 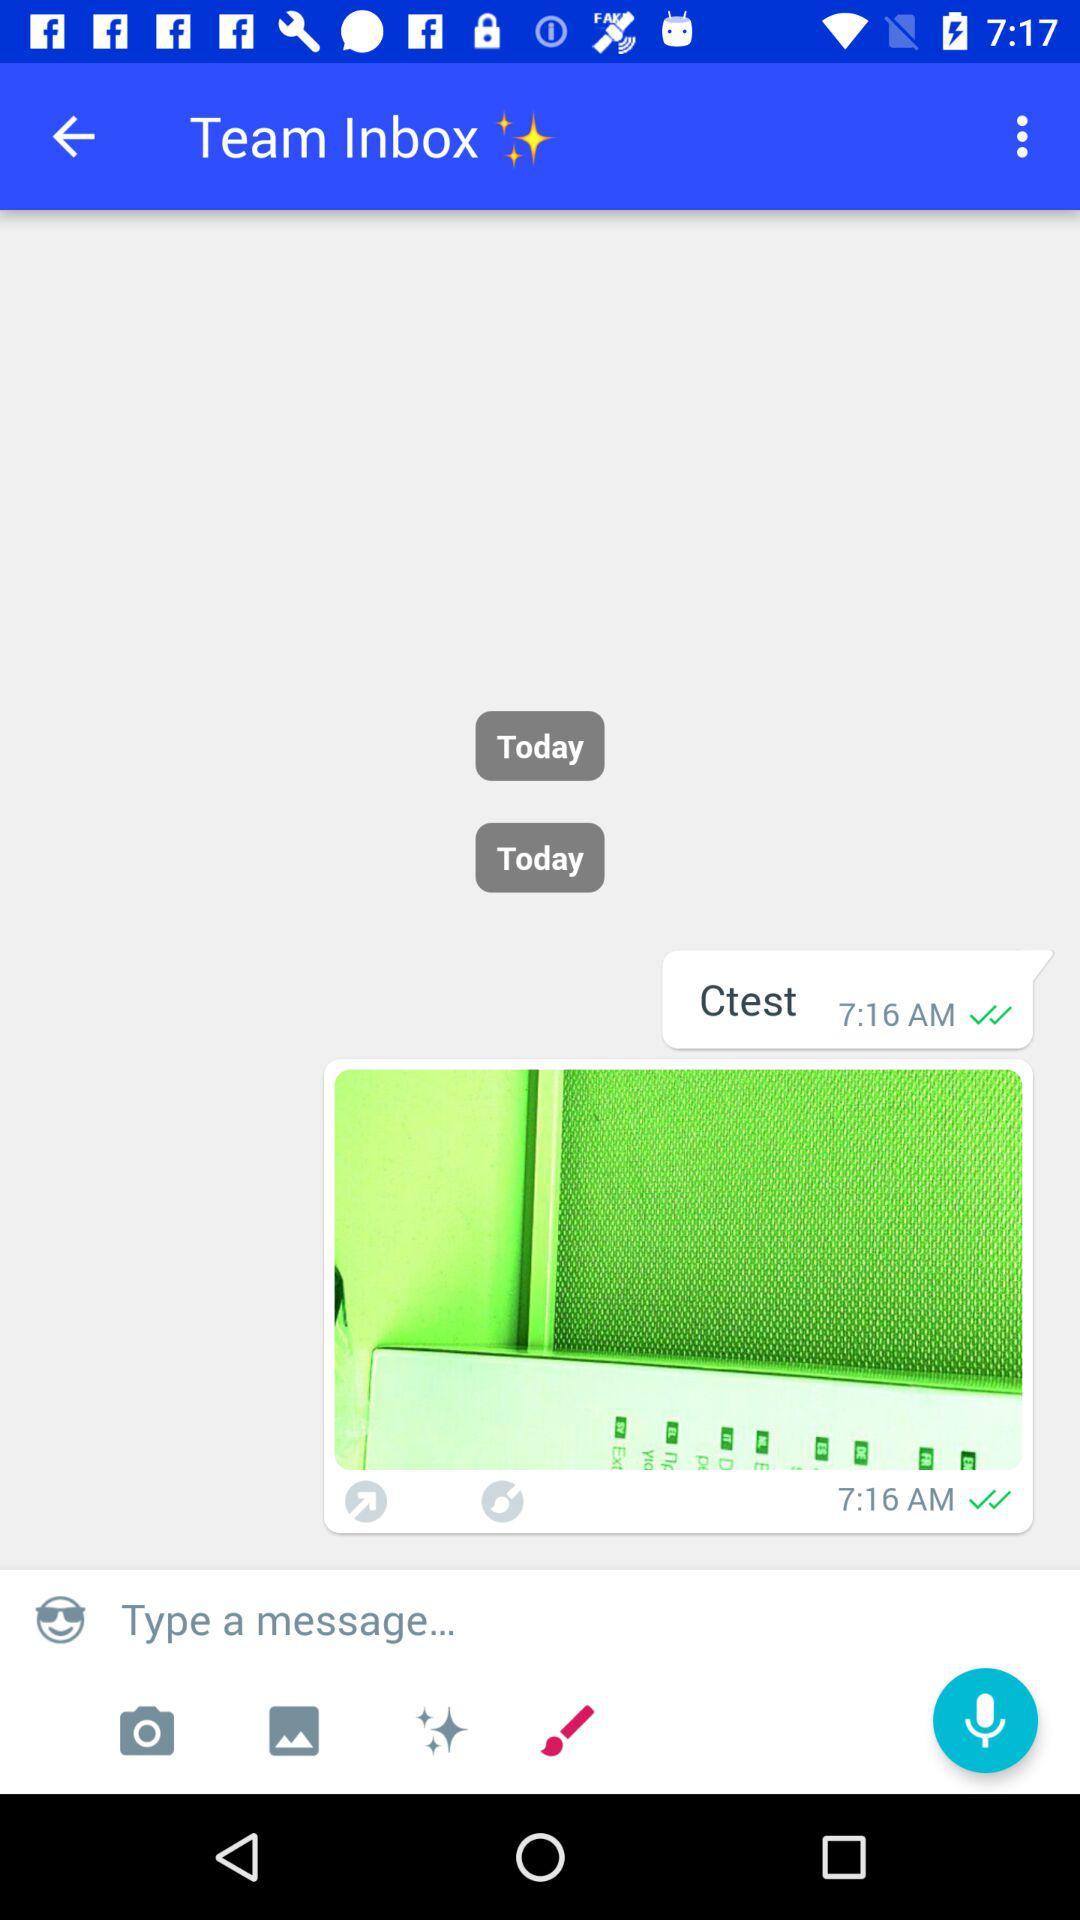 I want to click on the type a message box, so click(x=589, y=1618).